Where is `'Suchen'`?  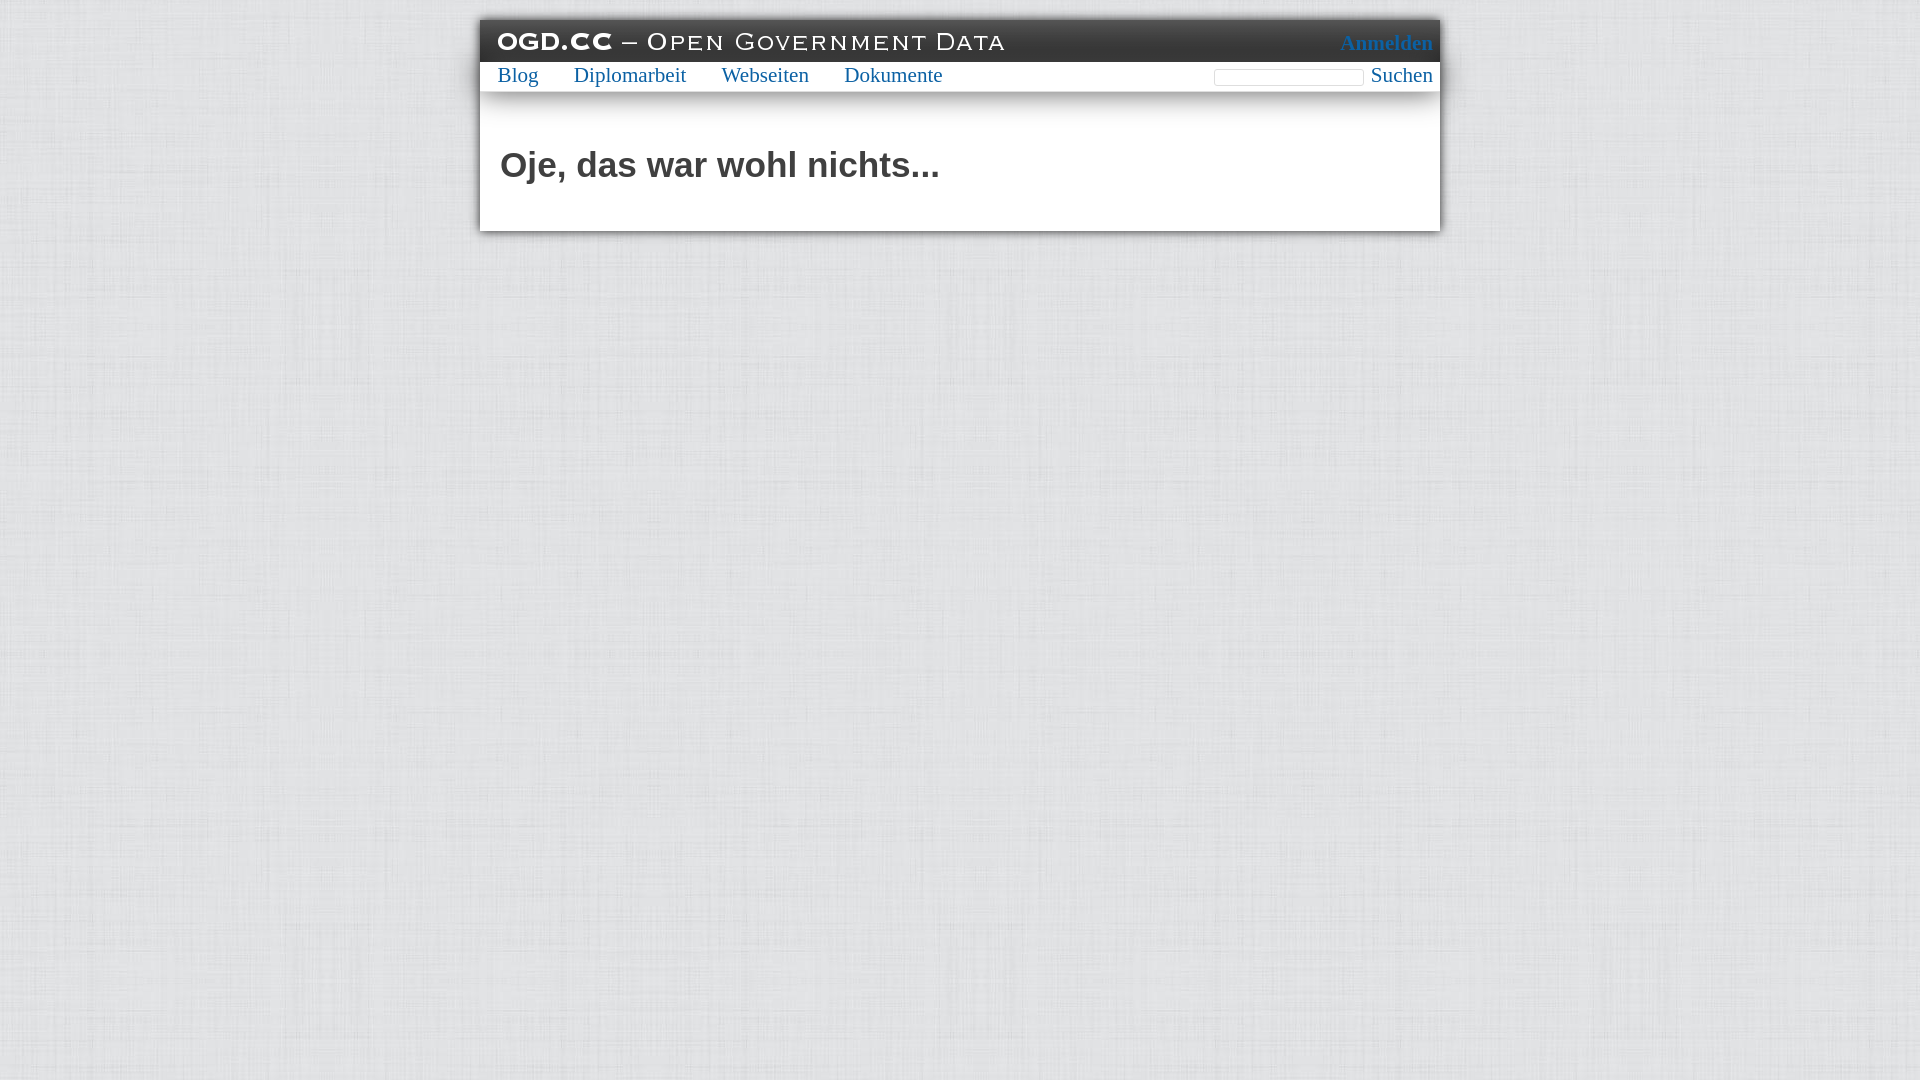
'Suchen' is located at coordinates (1400, 75).